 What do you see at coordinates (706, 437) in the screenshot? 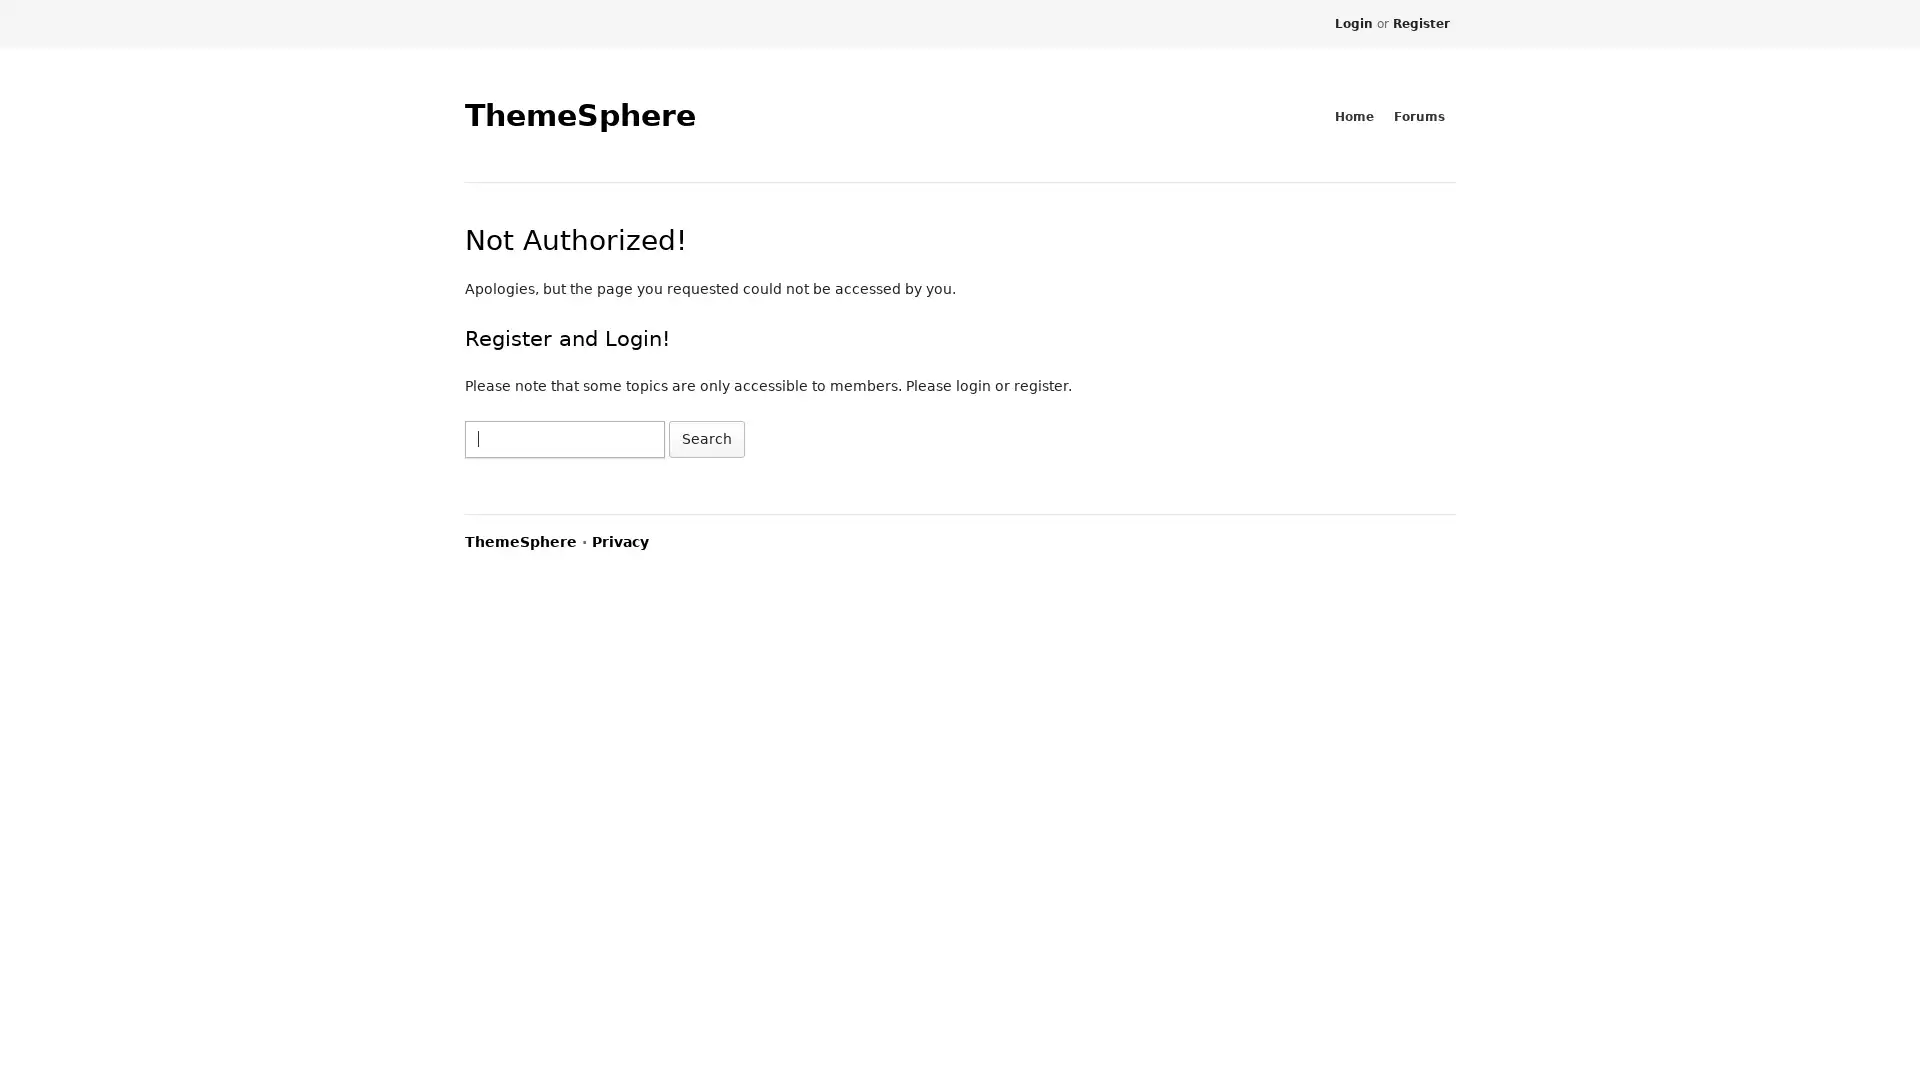
I see `Search` at bounding box center [706, 437].